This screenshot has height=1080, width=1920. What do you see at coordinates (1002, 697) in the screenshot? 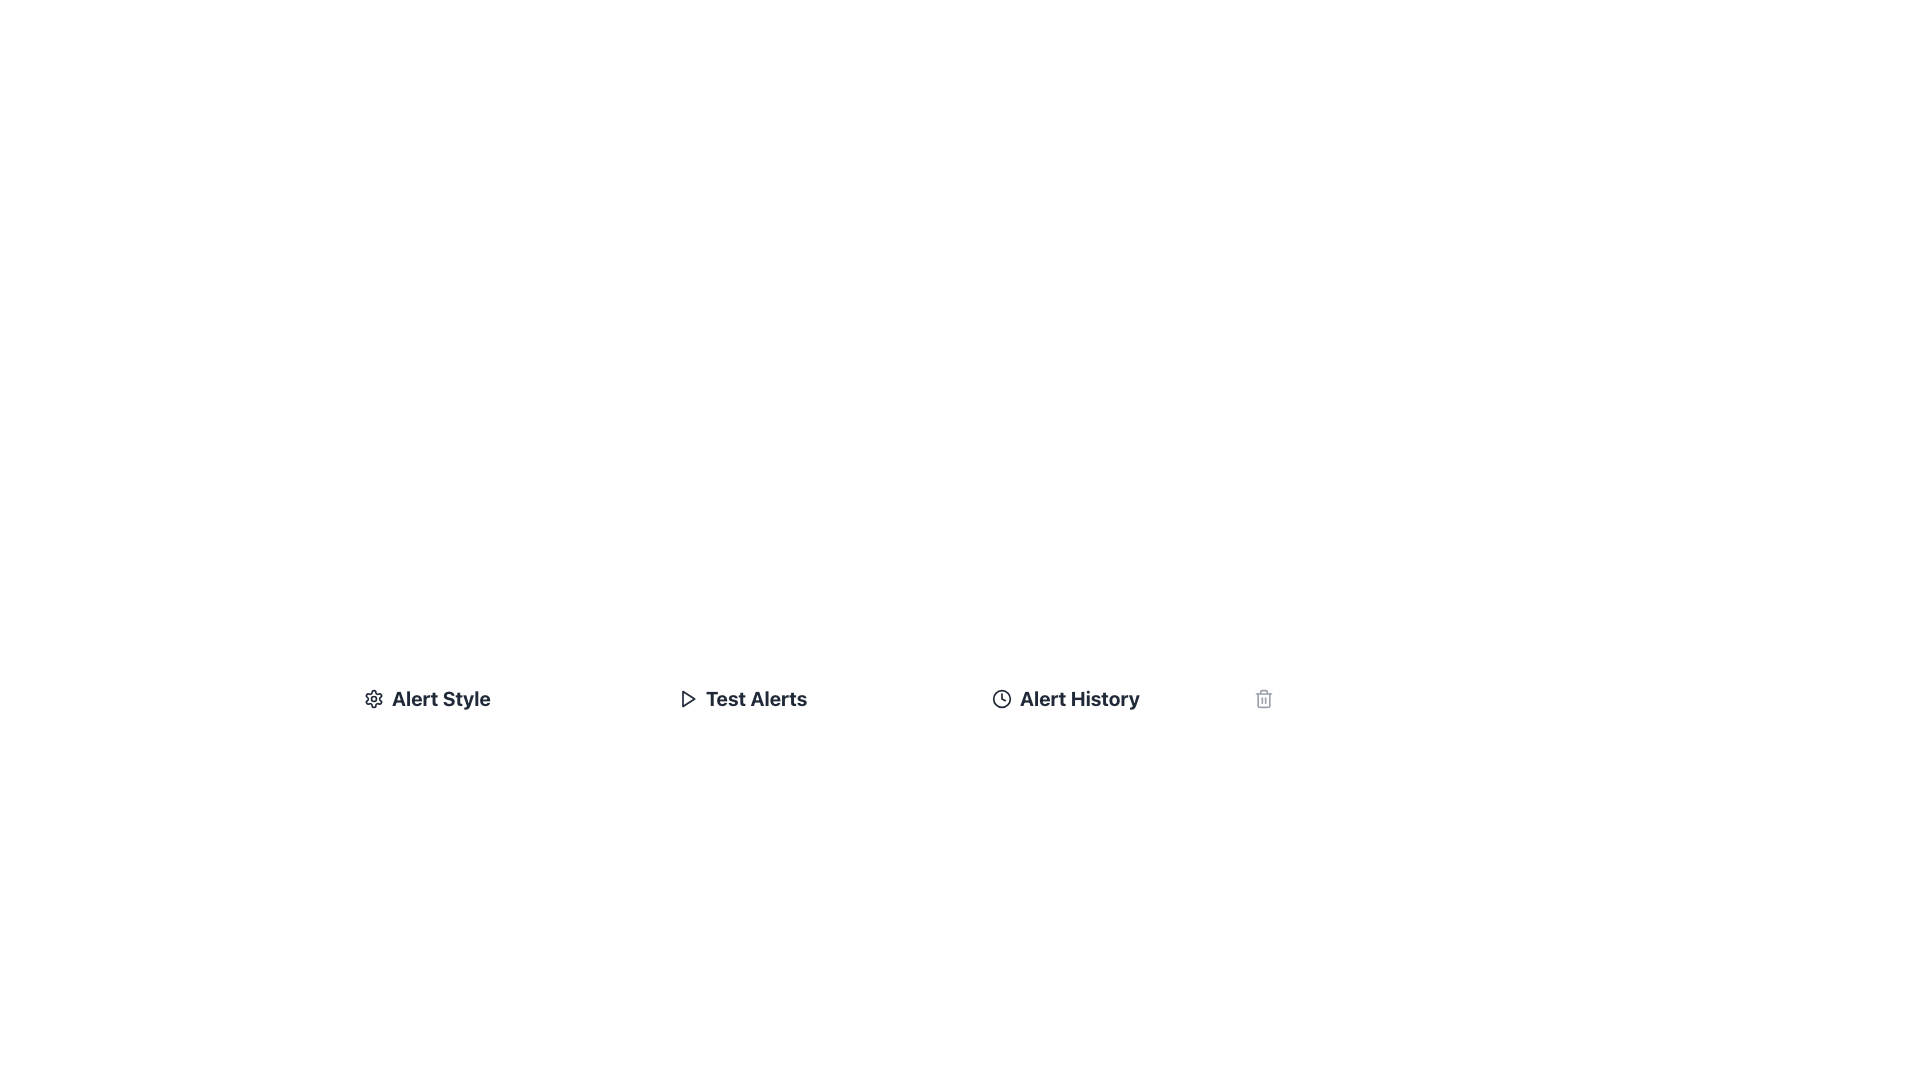
I see `the circular graphical element that represents the clock icon, which is centered at the 'Alert History' text label` at bounding box center [1002, 697].